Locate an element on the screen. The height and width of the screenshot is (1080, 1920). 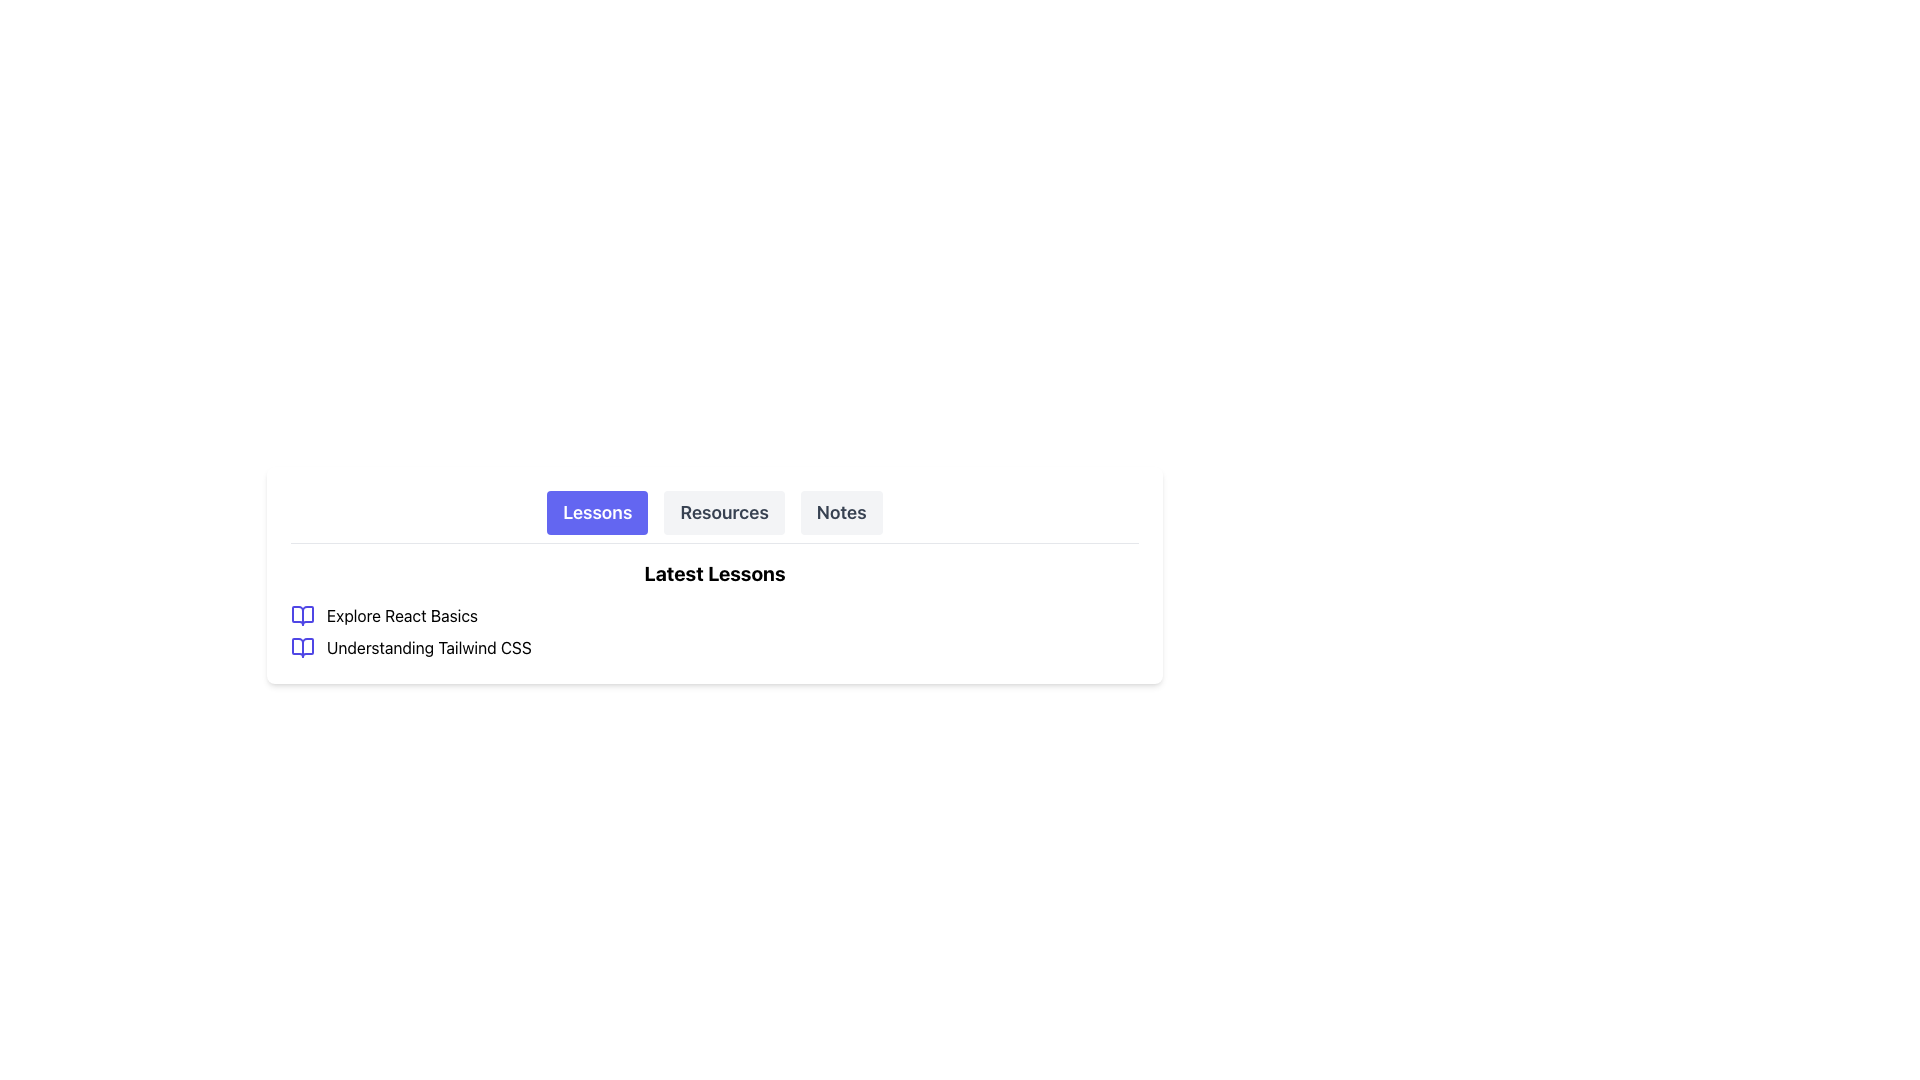
the open book SVG icon located next to the text 'Understanding Tailwind CSS' under the 'Latest Lessons' heading is located at coordinates (301, 648).